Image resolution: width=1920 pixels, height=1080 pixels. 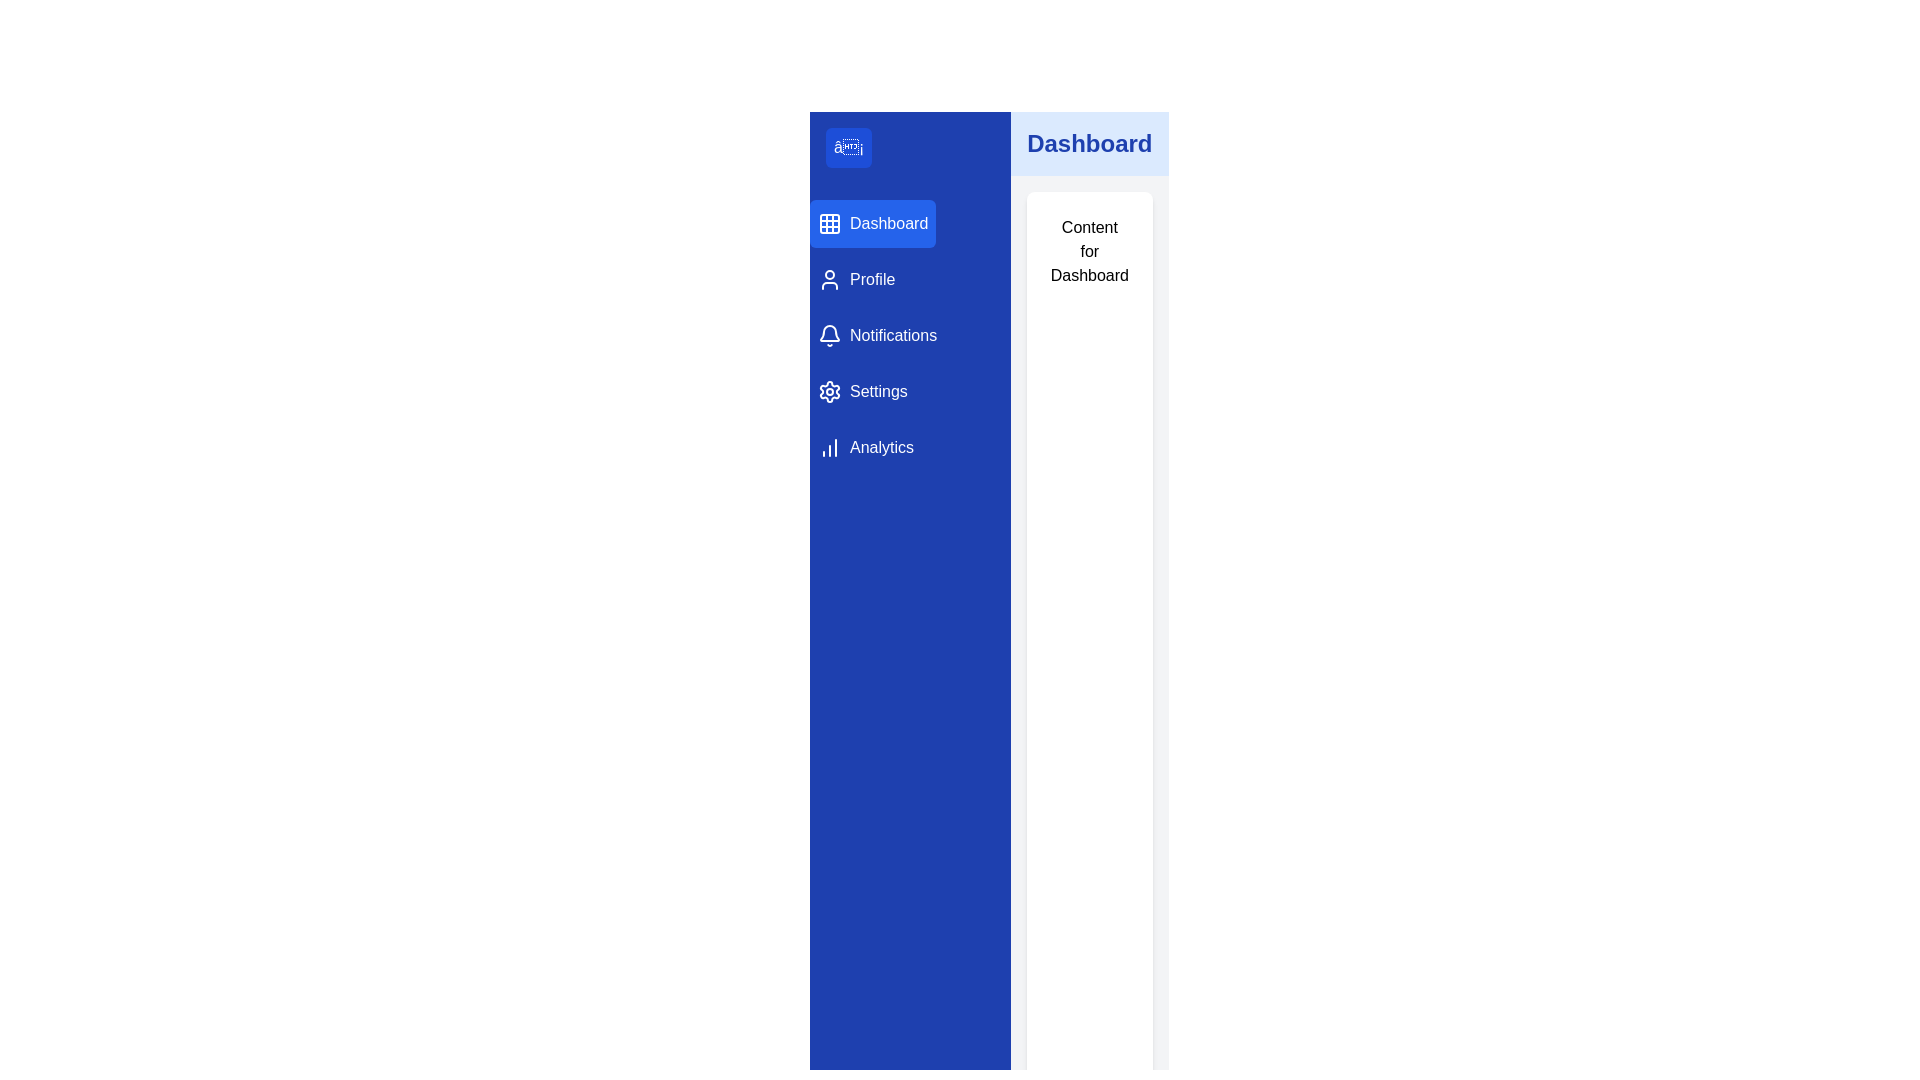 What do you see at coordinates (830, 280) in the screenshot?
I see `the Profile icon located to the left of the 'Profile' text in the navigation menu` at bounding box center [830, 280].